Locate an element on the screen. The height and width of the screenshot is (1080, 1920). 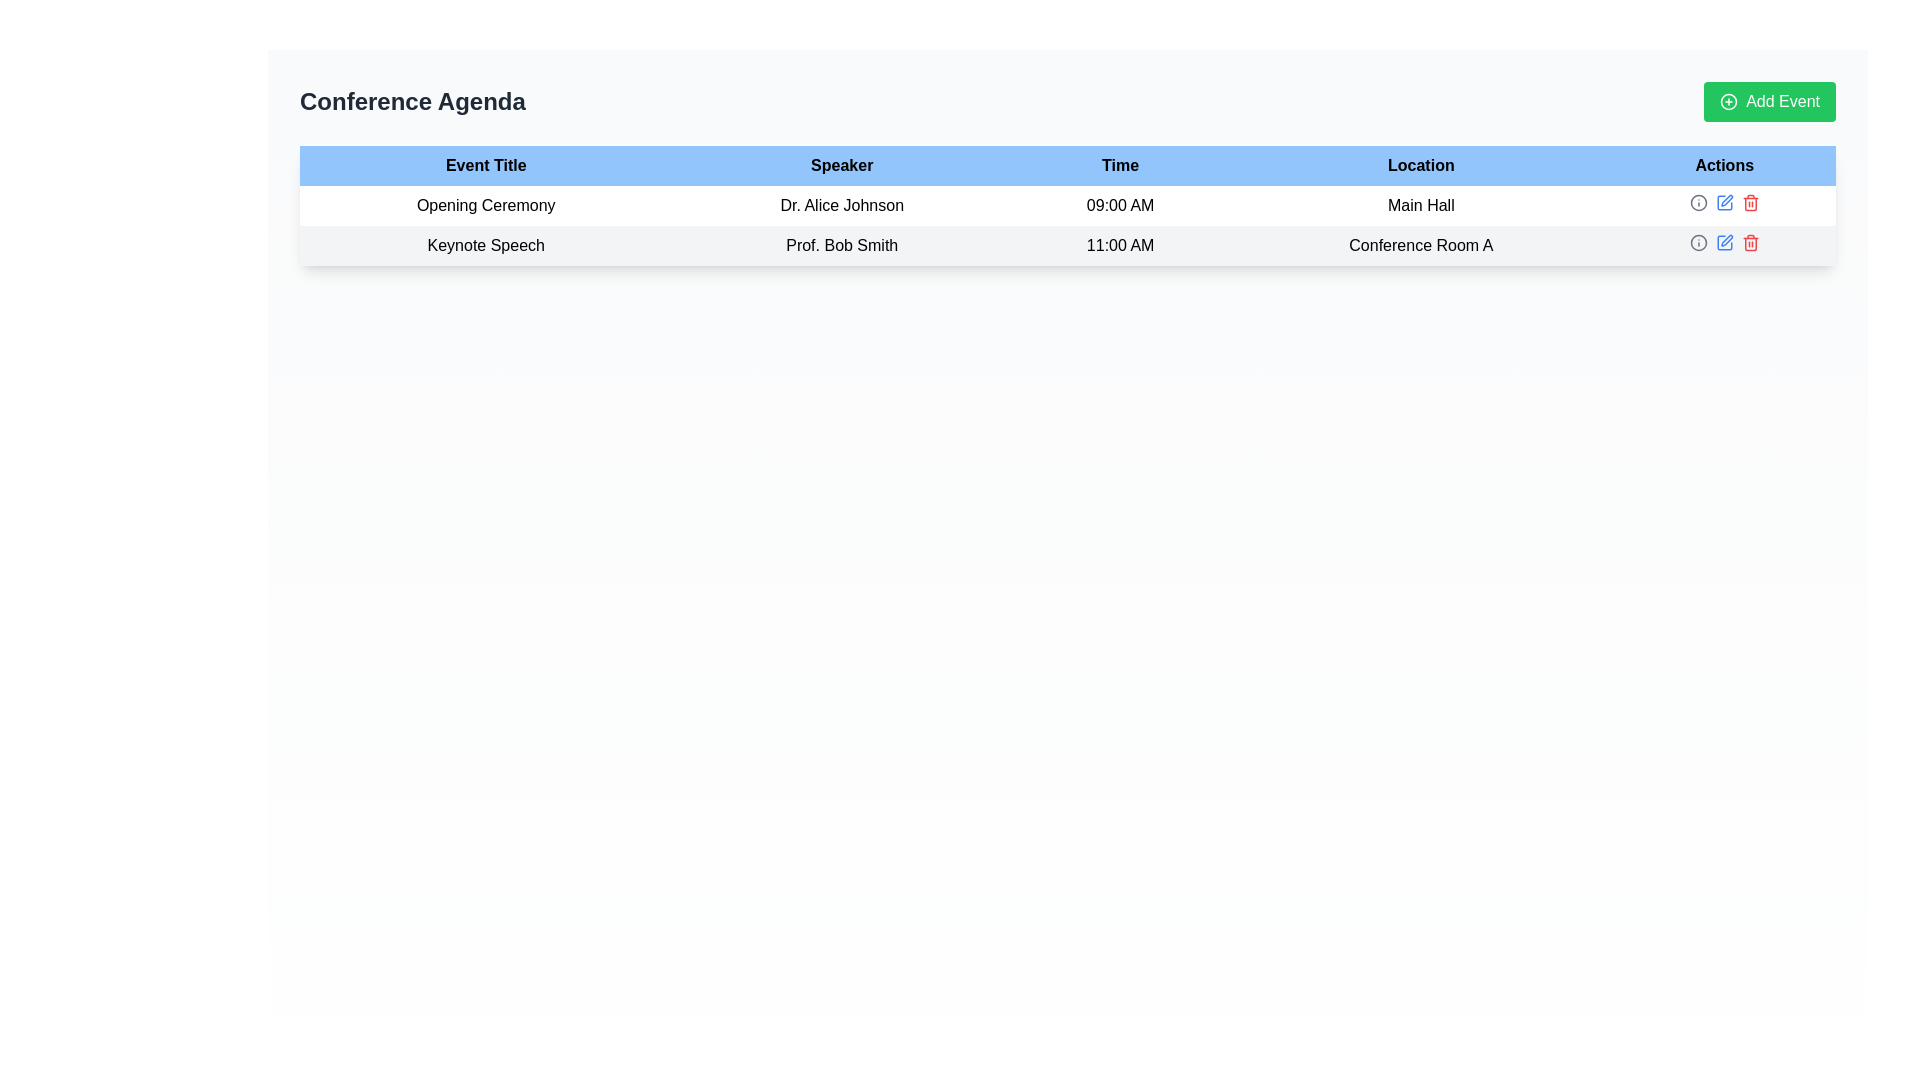
the middle rectangle of the trash icon located in the 'Actions' section of the second row of the events table is located at coordinates (1749, 243).